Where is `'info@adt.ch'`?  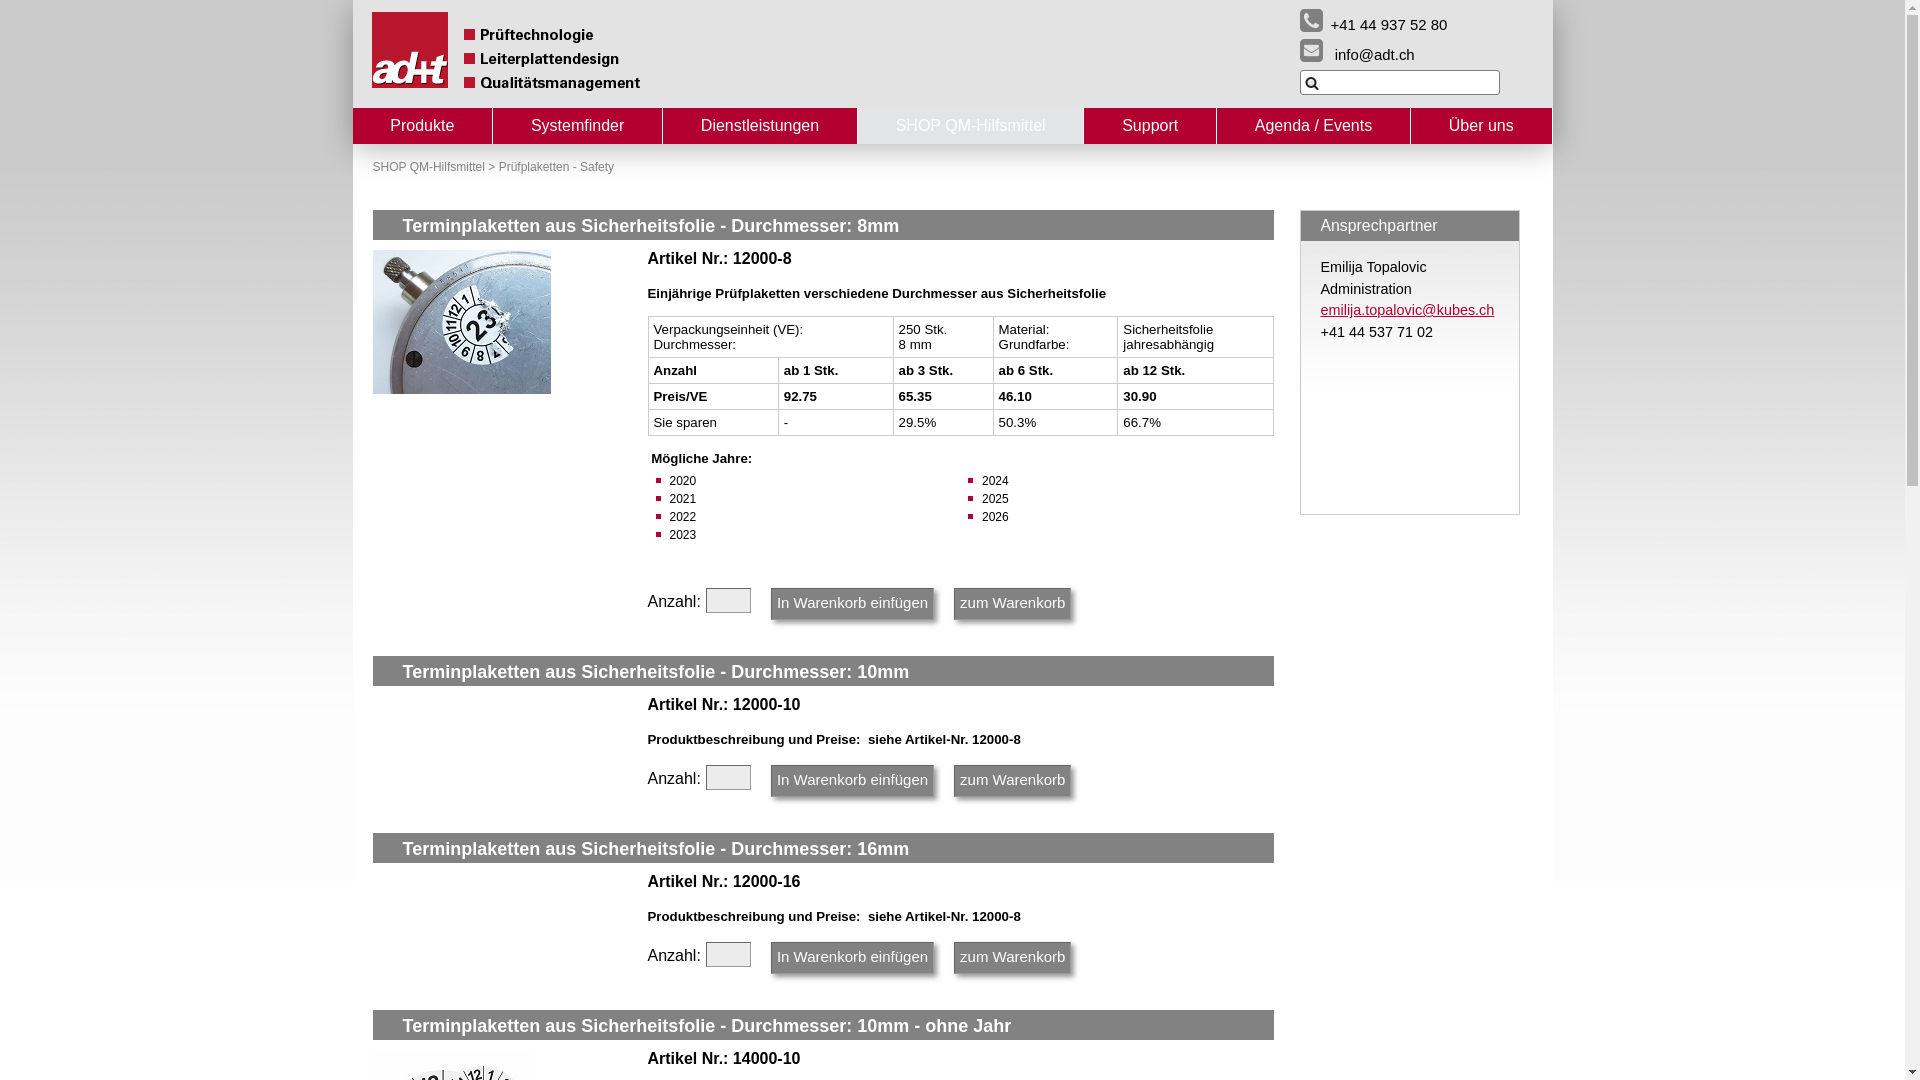 'info@adt.ch' is located at coordinates (1300, 49).